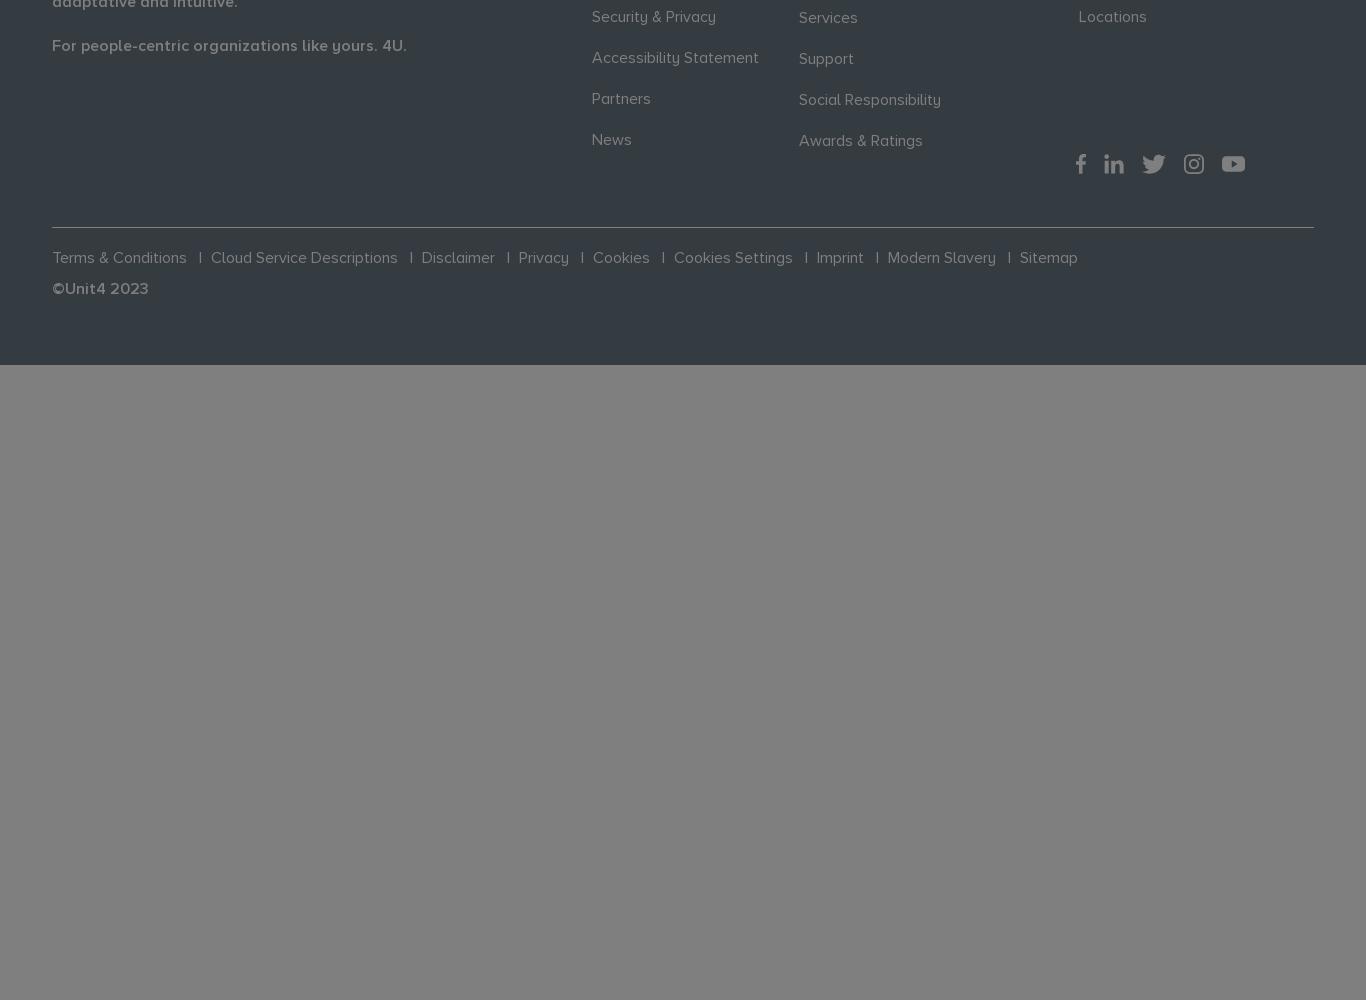 The height and width of the screenshot is (1000, 1366). What do you see at coordinates (797, 58) in the screenshot?
I see `'Support'` at bounding box center [797, 58].